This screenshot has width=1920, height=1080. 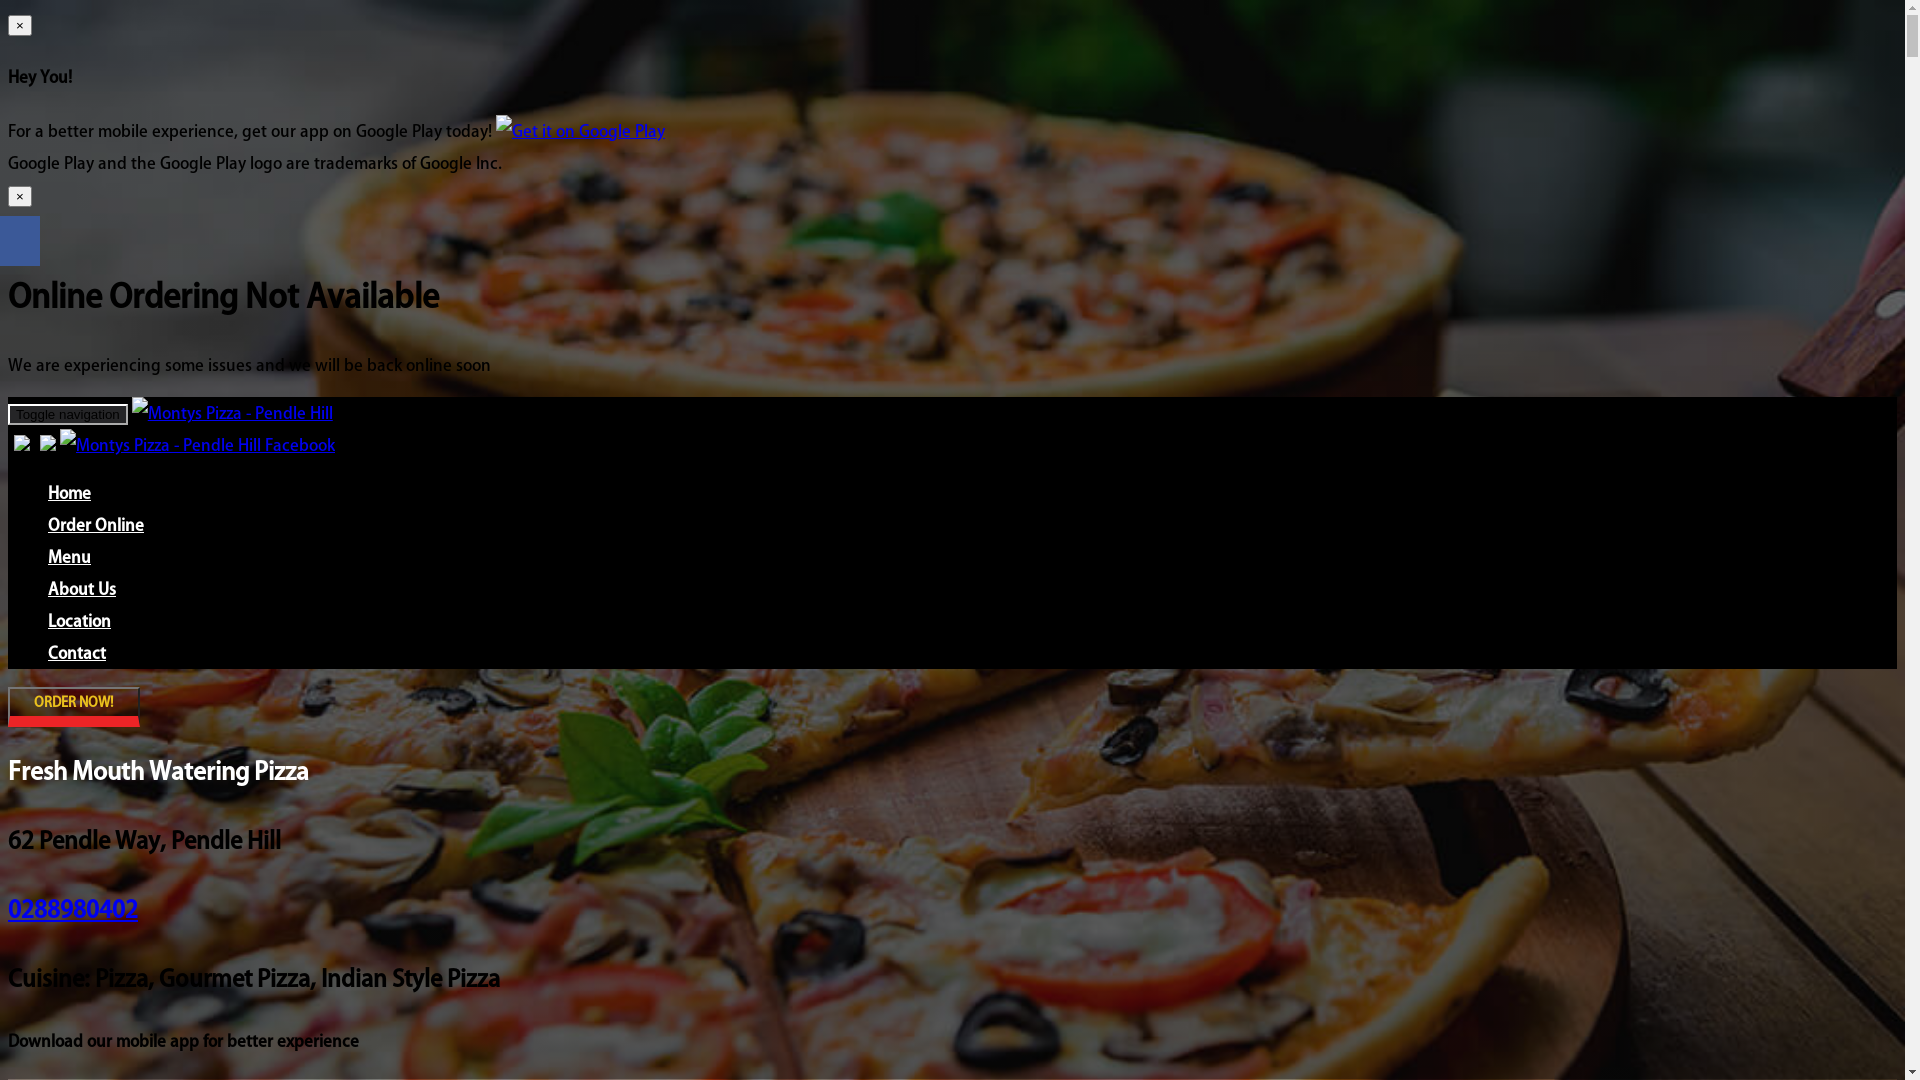 What do you see at coordinates (73, 700) in the screenshot?
I see `'ORDER NOW!'` at bounding box center [73, 700].